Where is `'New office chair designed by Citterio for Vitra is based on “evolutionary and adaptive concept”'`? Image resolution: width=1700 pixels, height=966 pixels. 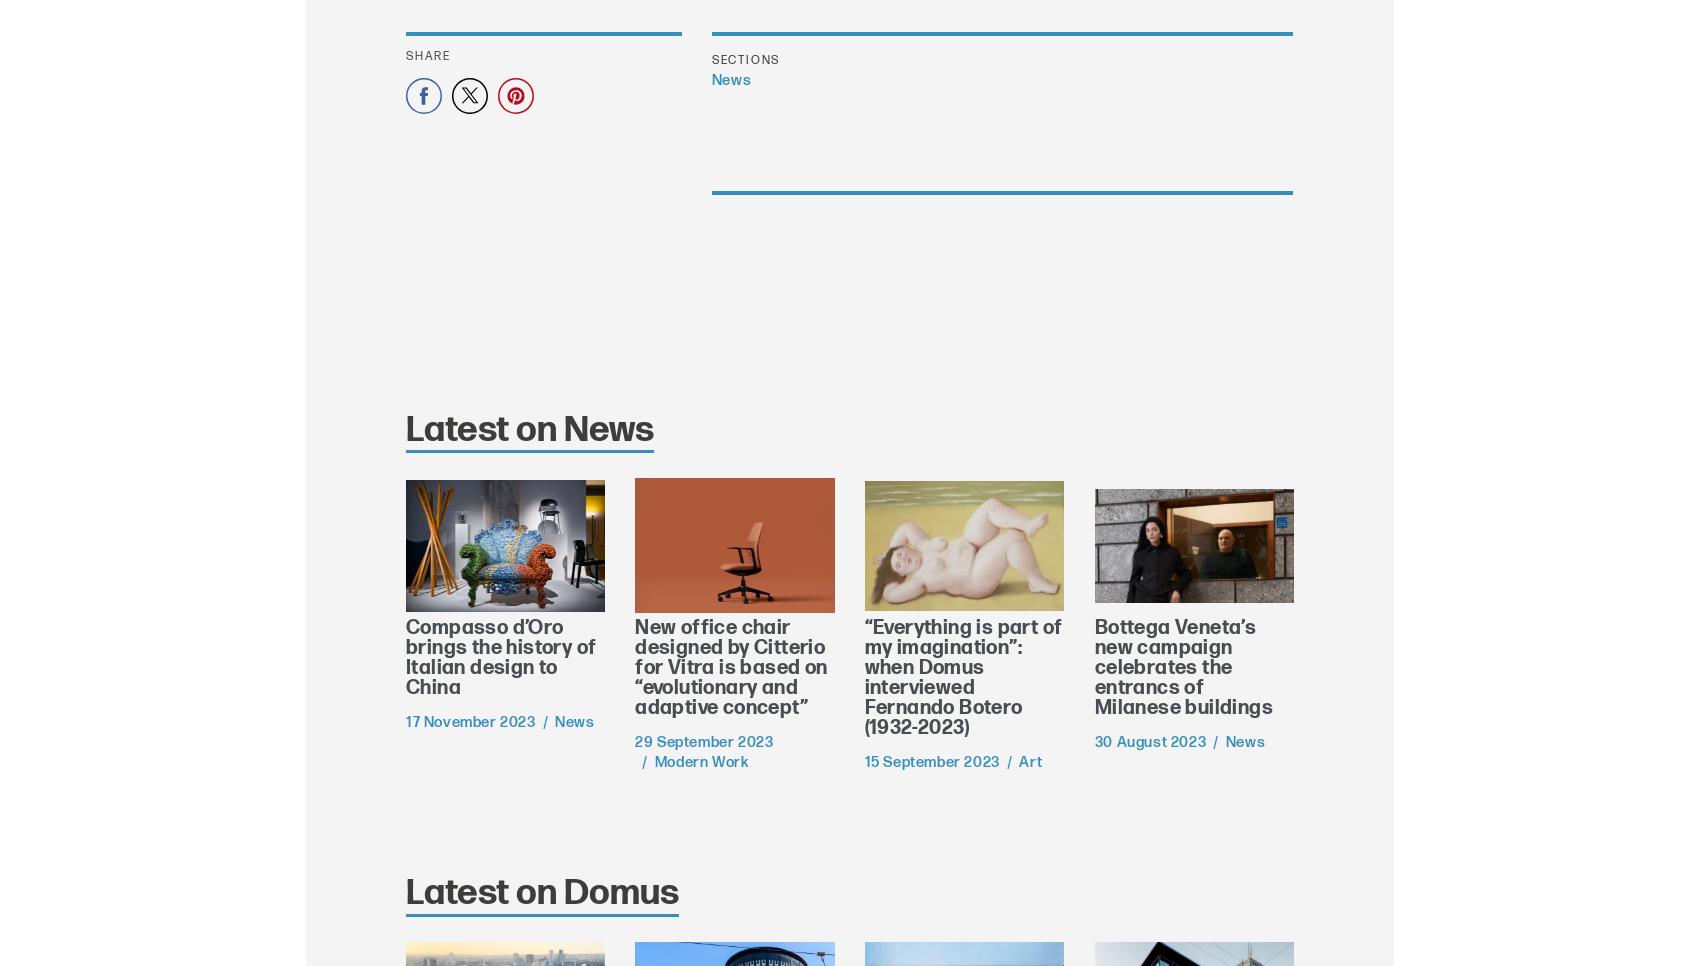
'New office chair designed by Citterio for Vitra is based on “evolutionary and adaptive concept”' is located at coordinates (731, 667).